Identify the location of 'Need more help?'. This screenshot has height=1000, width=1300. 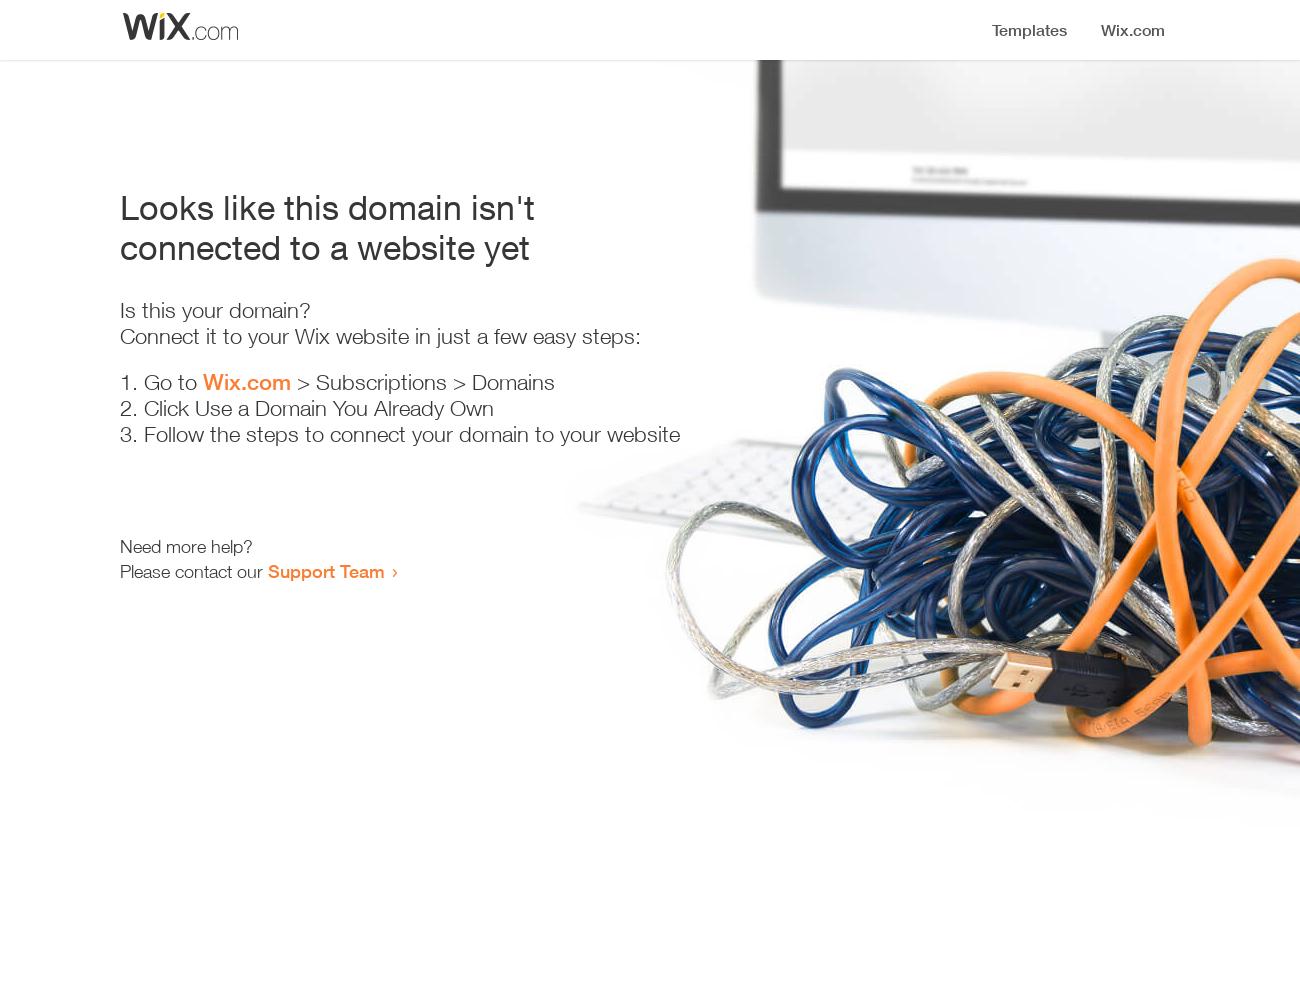
(186, 546).